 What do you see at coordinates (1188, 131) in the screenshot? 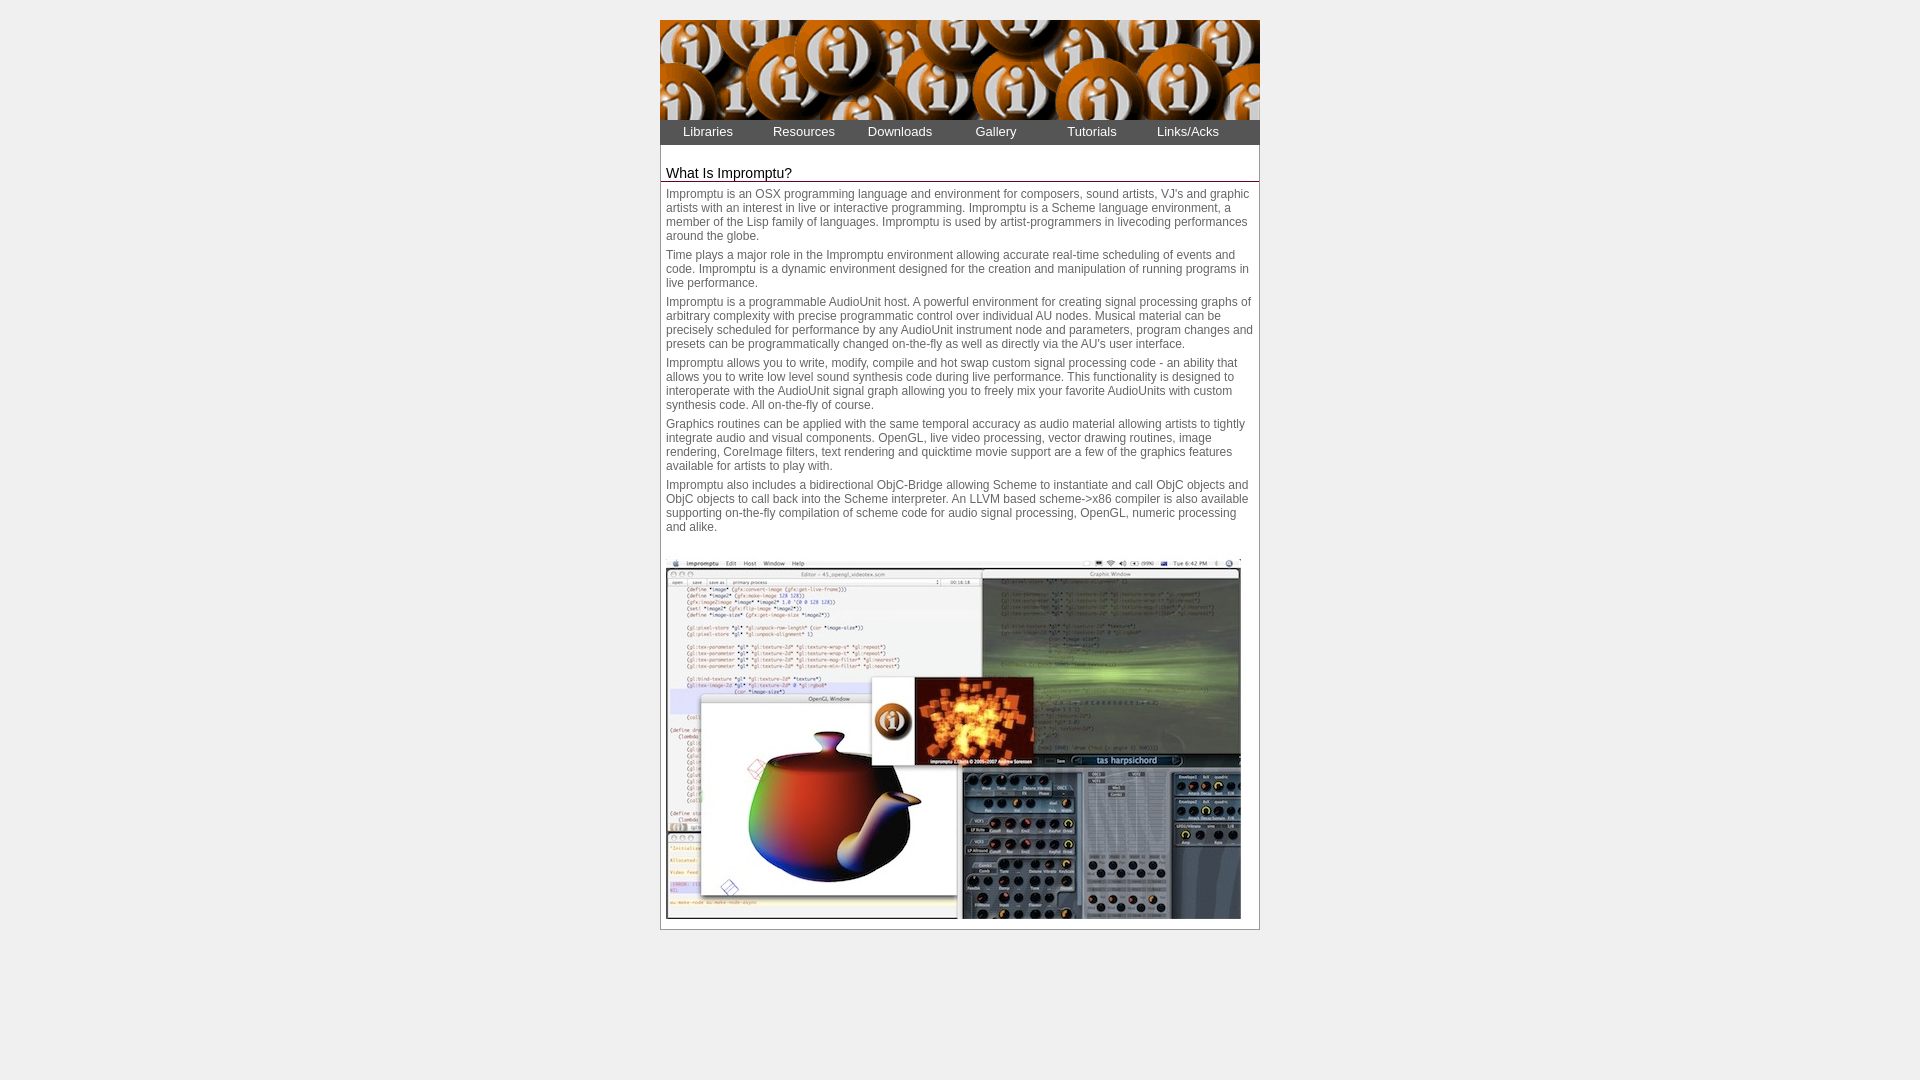
I see `'Links/Acks'` at bounding box center [1188, 131].